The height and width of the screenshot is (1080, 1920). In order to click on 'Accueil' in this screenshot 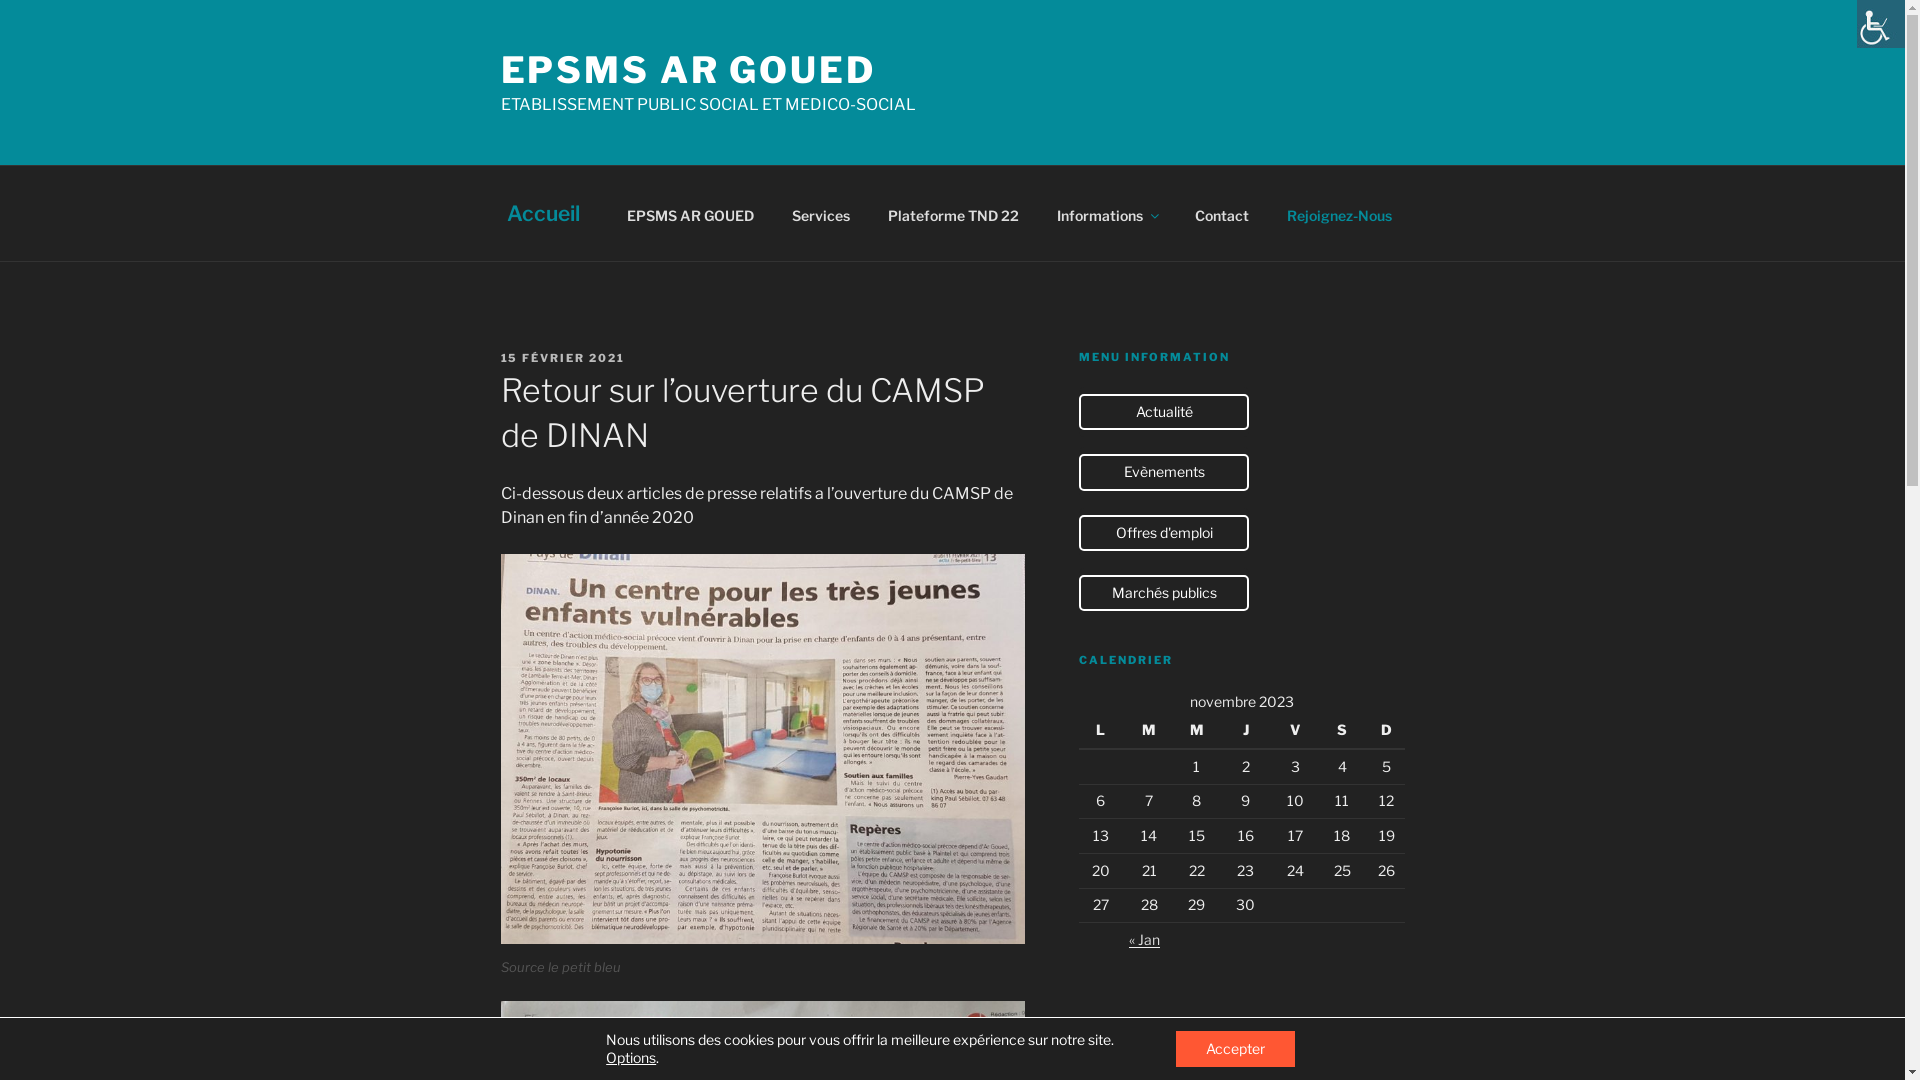, I will do `click(542, 212)`.